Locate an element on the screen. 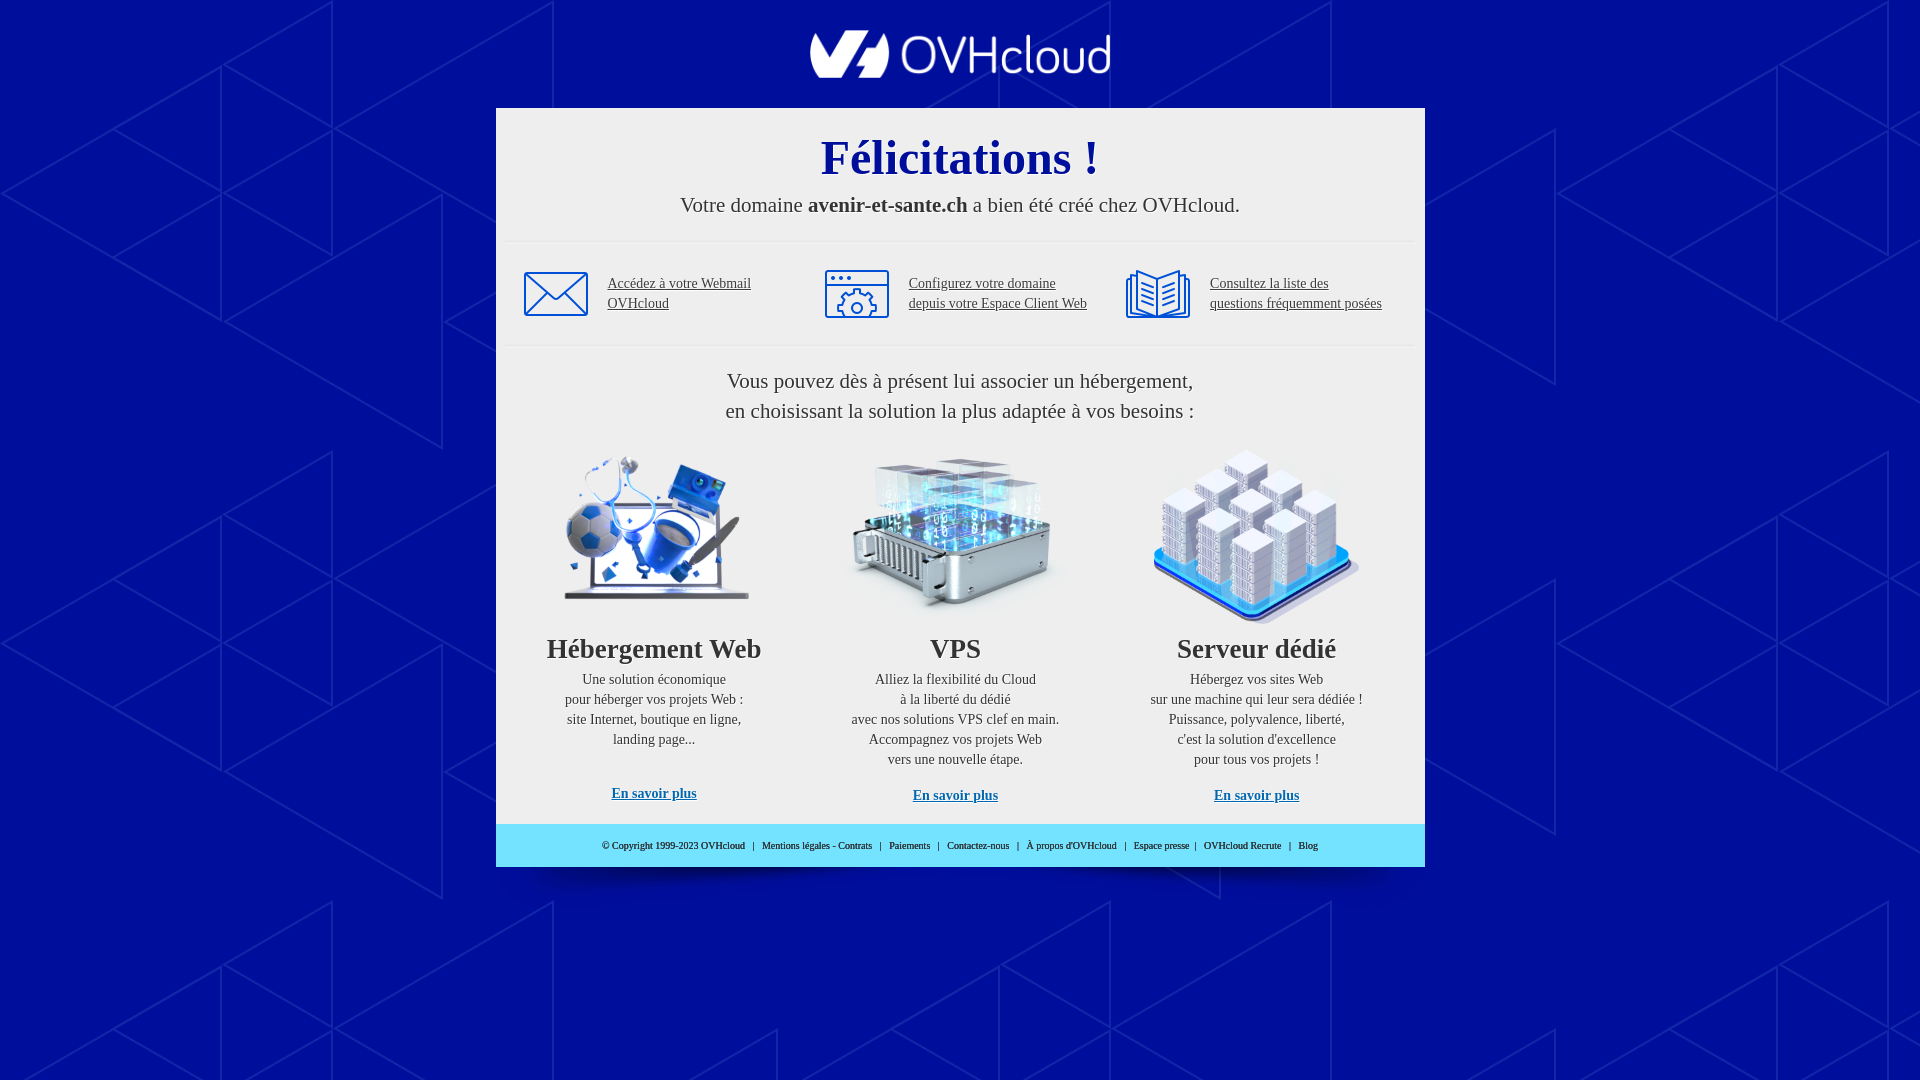 This screenshot has width=1920, height=1080. 'Configurez votre domaine is located at coordinates (998, 293).